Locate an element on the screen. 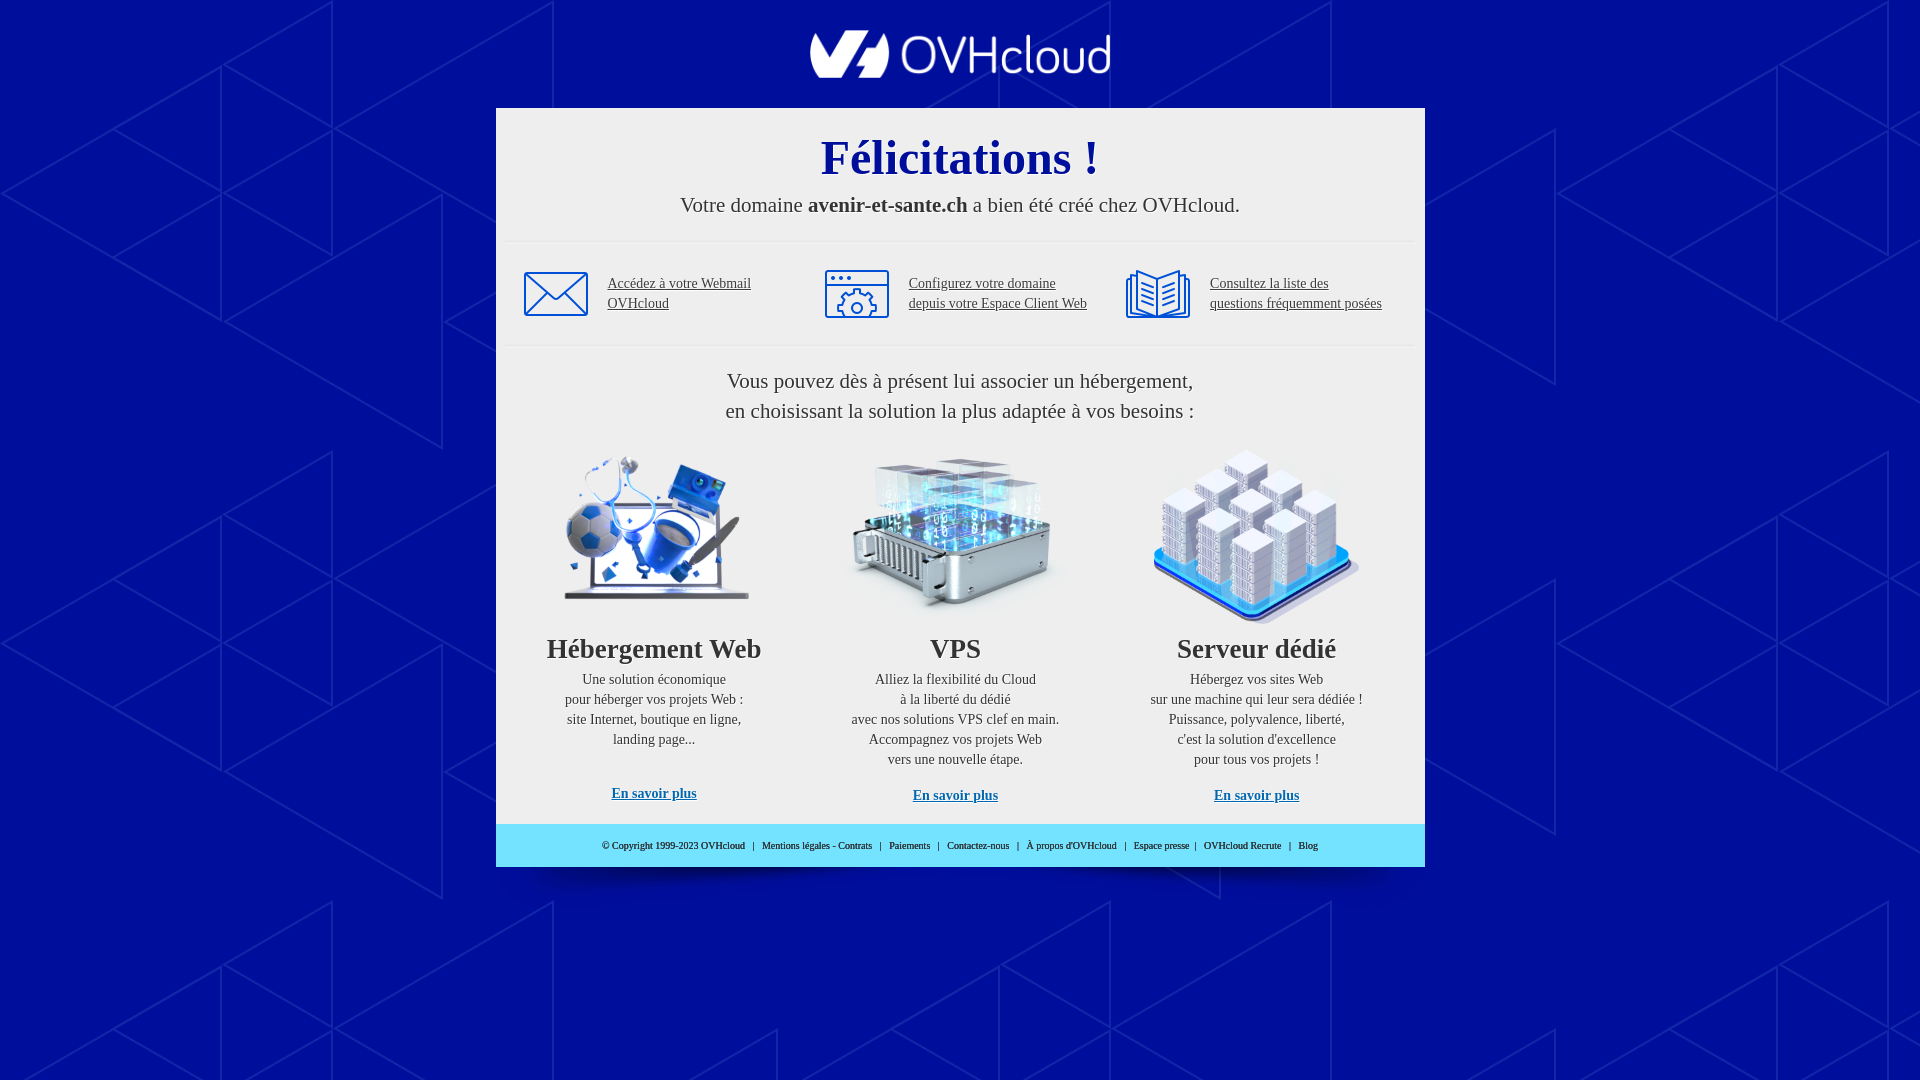 This screenshot has width=1920, height=1080. 'Configurez votre domaine is located at coordinates (998, 293).